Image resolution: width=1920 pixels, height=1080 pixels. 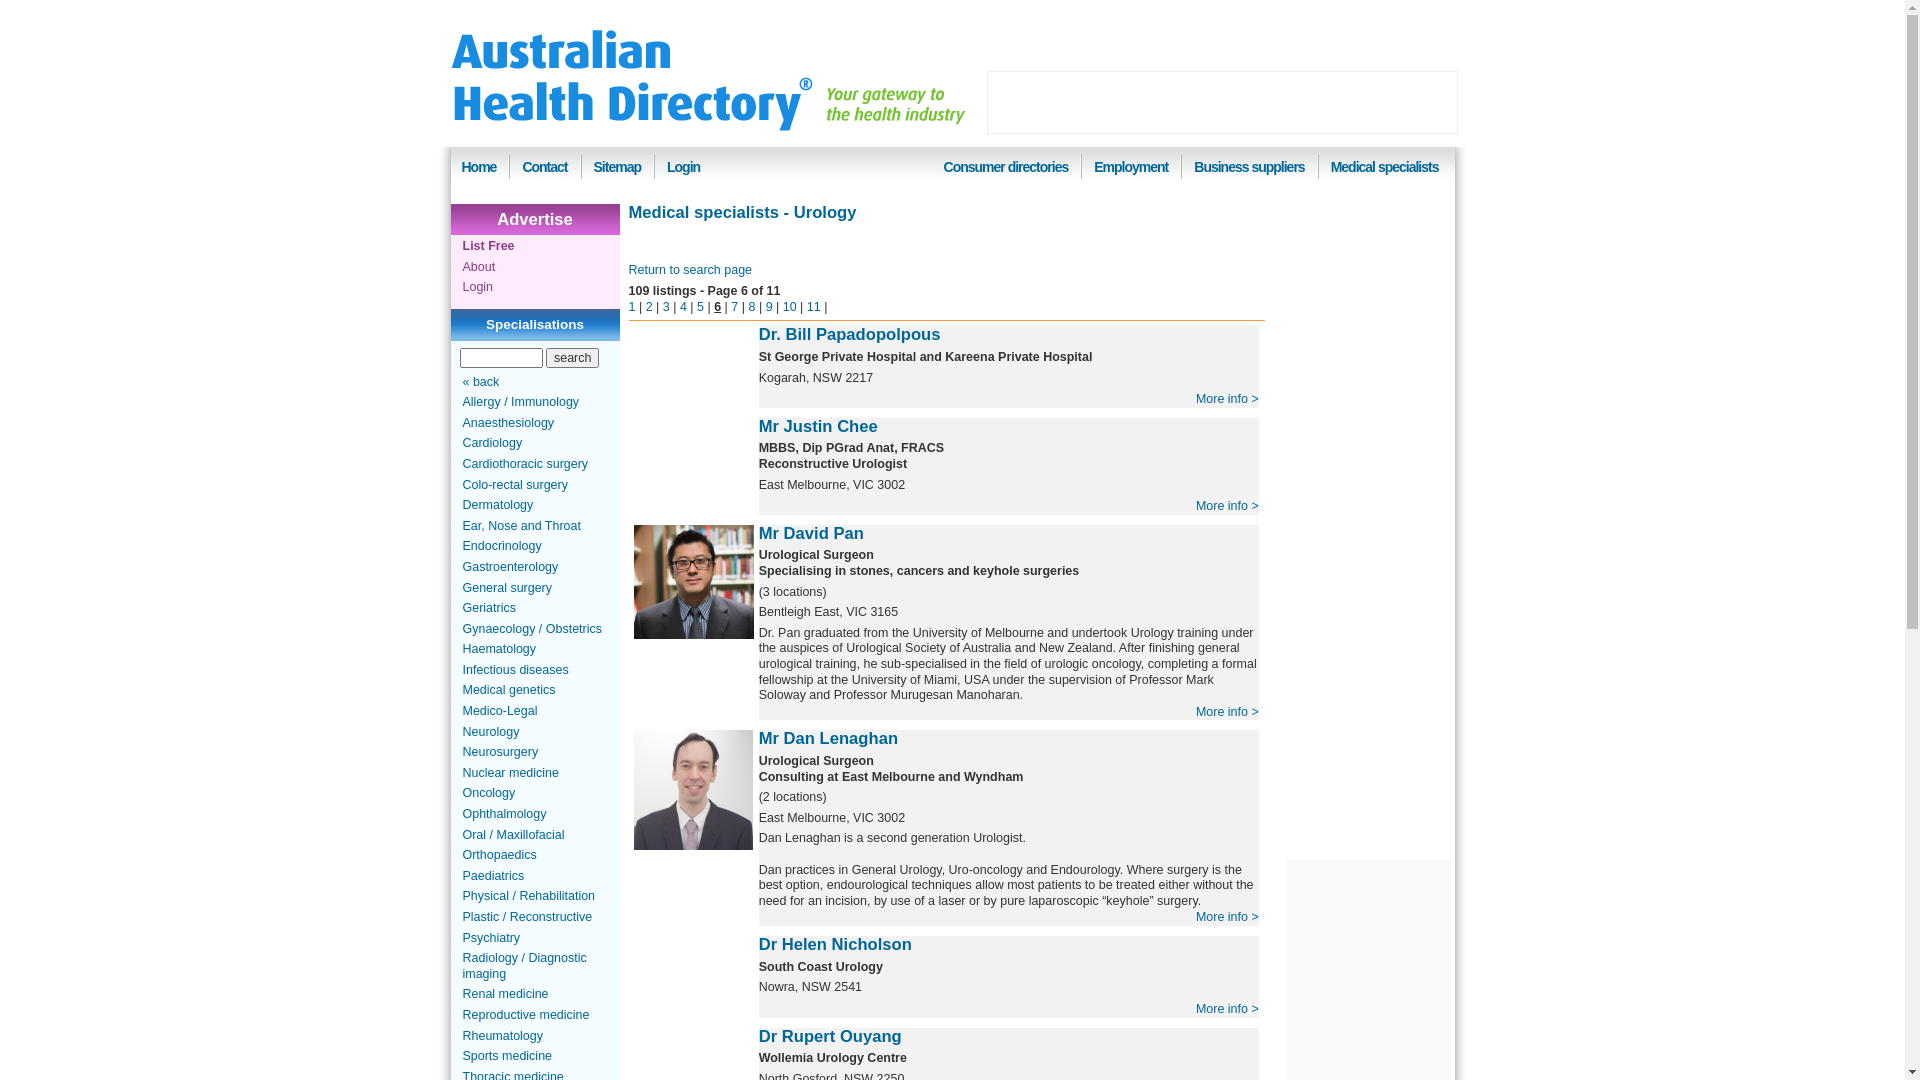 What do you see at coordinates (491, 442) in the screenshot?
I see `'Cardiology'` at bounding box center [491, 442].